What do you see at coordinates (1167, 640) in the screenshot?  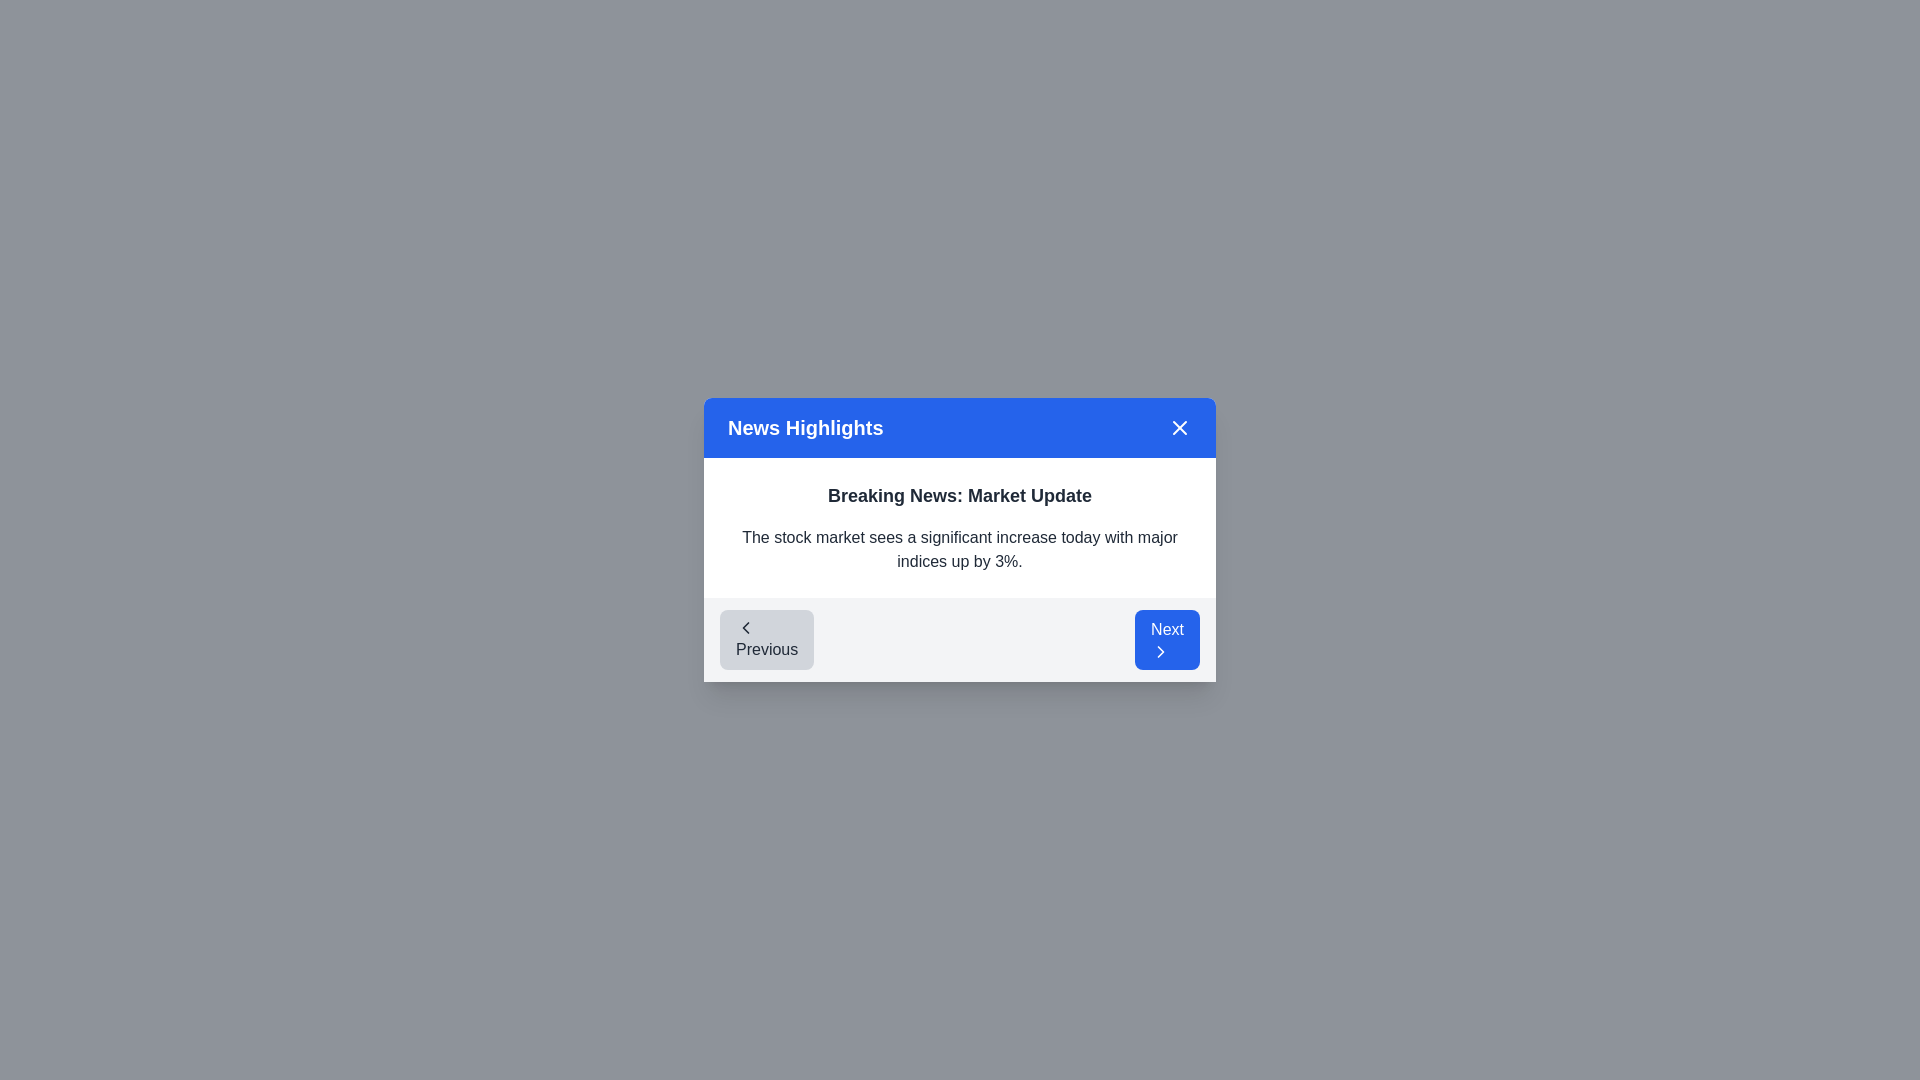 I see `the navigation button located at the bottom right of the modal dialog to observe its color change` at bounding box center [1167, 640].